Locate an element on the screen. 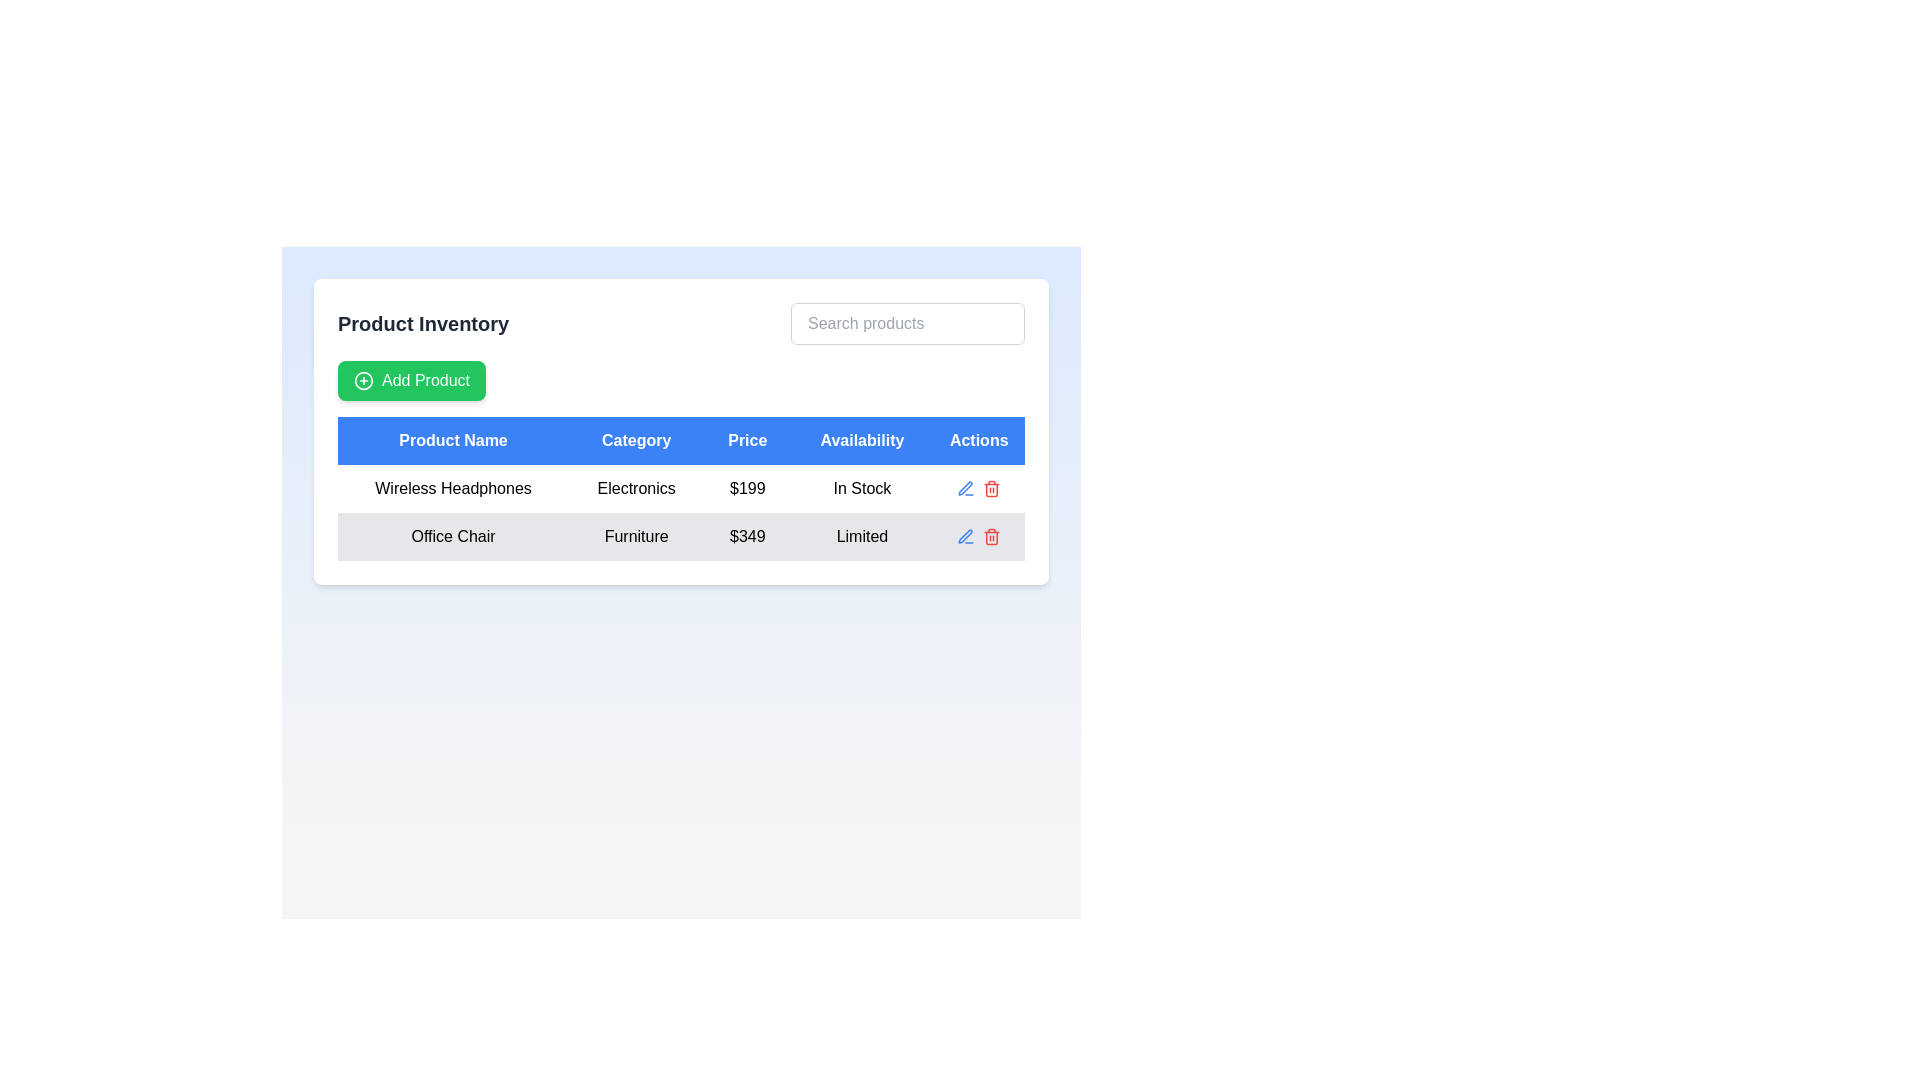 This screenshot has width=1920, height=1080. the 'Price' column header in the table, which is the third header in the sequence of headers, located in the middle of the horizontal blue header row is located at coordinates (746, 439).